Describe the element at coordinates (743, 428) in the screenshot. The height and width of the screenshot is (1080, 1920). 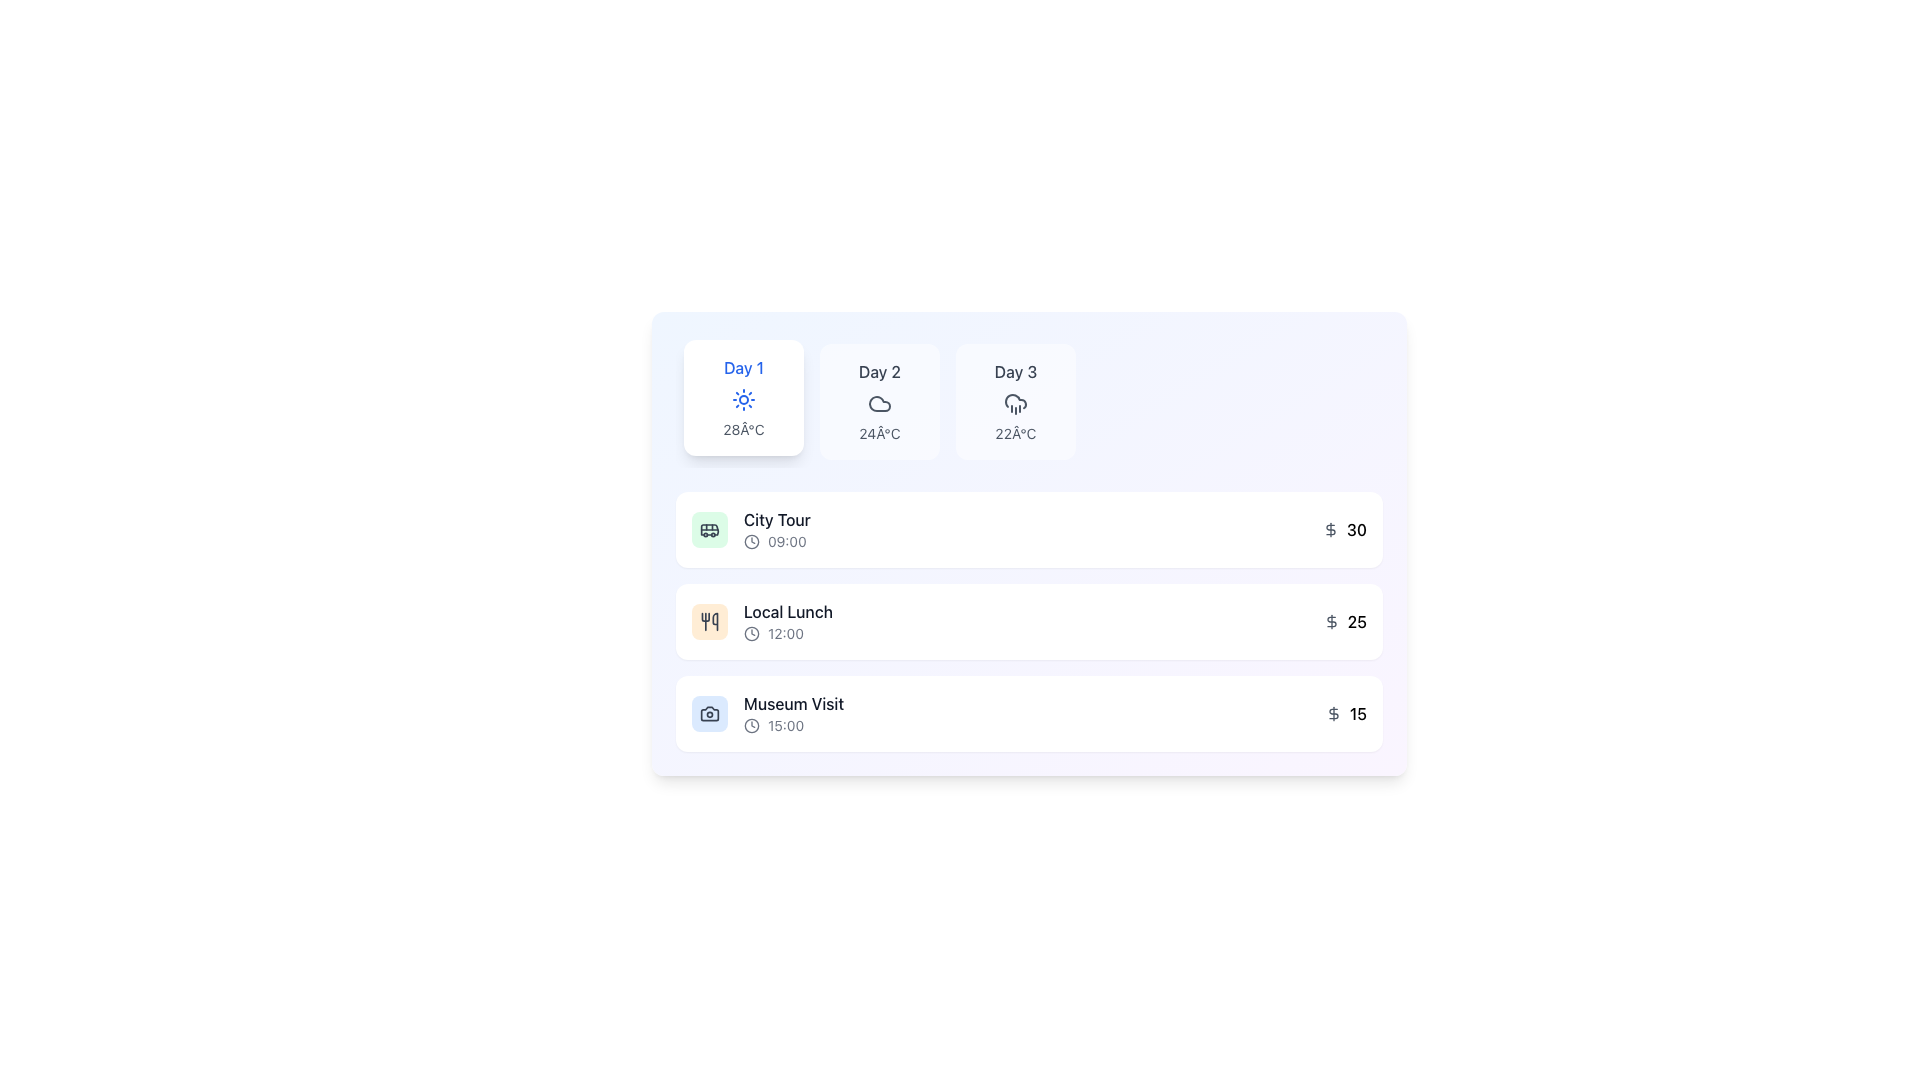
I see `the temperature value displayed in the label/text located beneath the sun icon in the Day 1 weather card` at that location.